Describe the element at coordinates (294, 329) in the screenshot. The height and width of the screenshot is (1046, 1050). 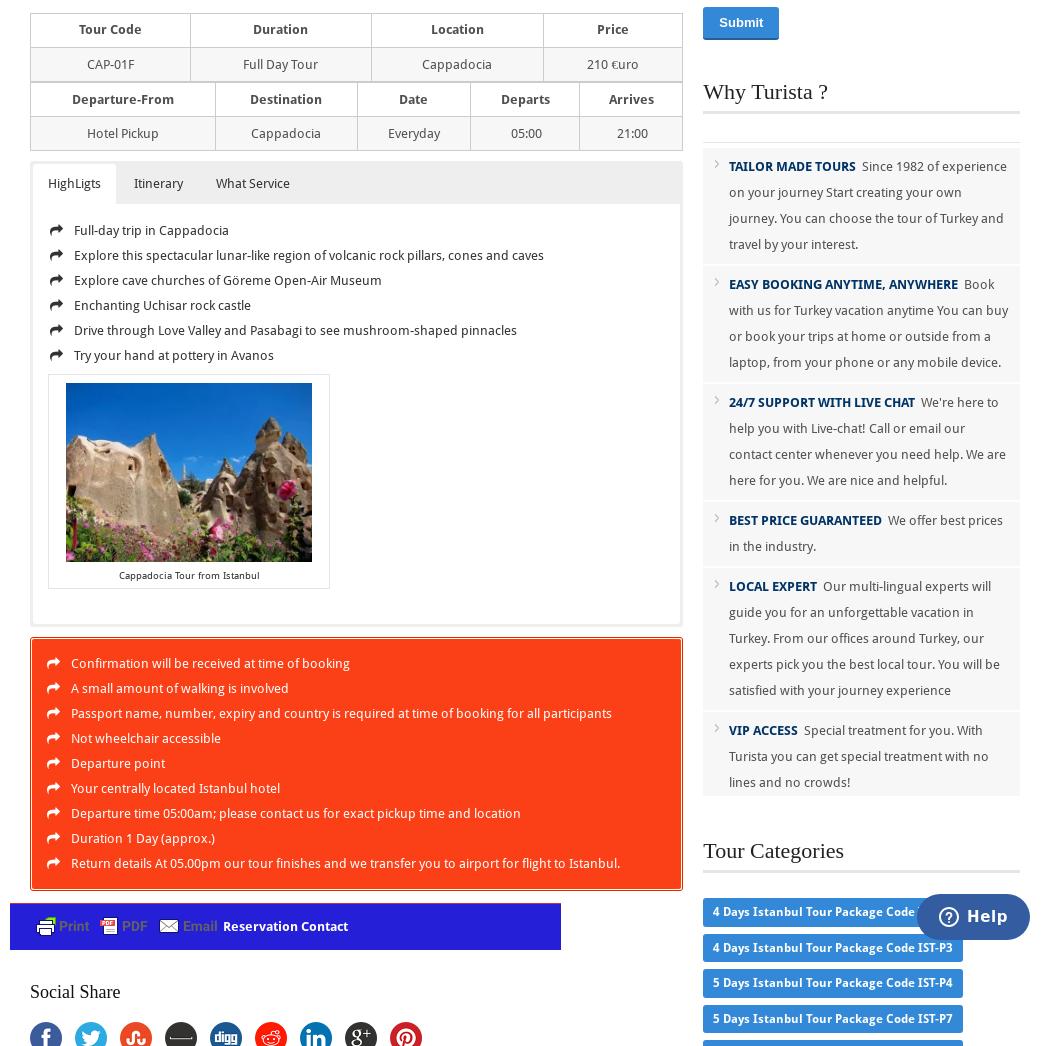
I see `'Drive through Love Valley and Pasabagi to see mushroom-shaped pinnacles'` at that location.